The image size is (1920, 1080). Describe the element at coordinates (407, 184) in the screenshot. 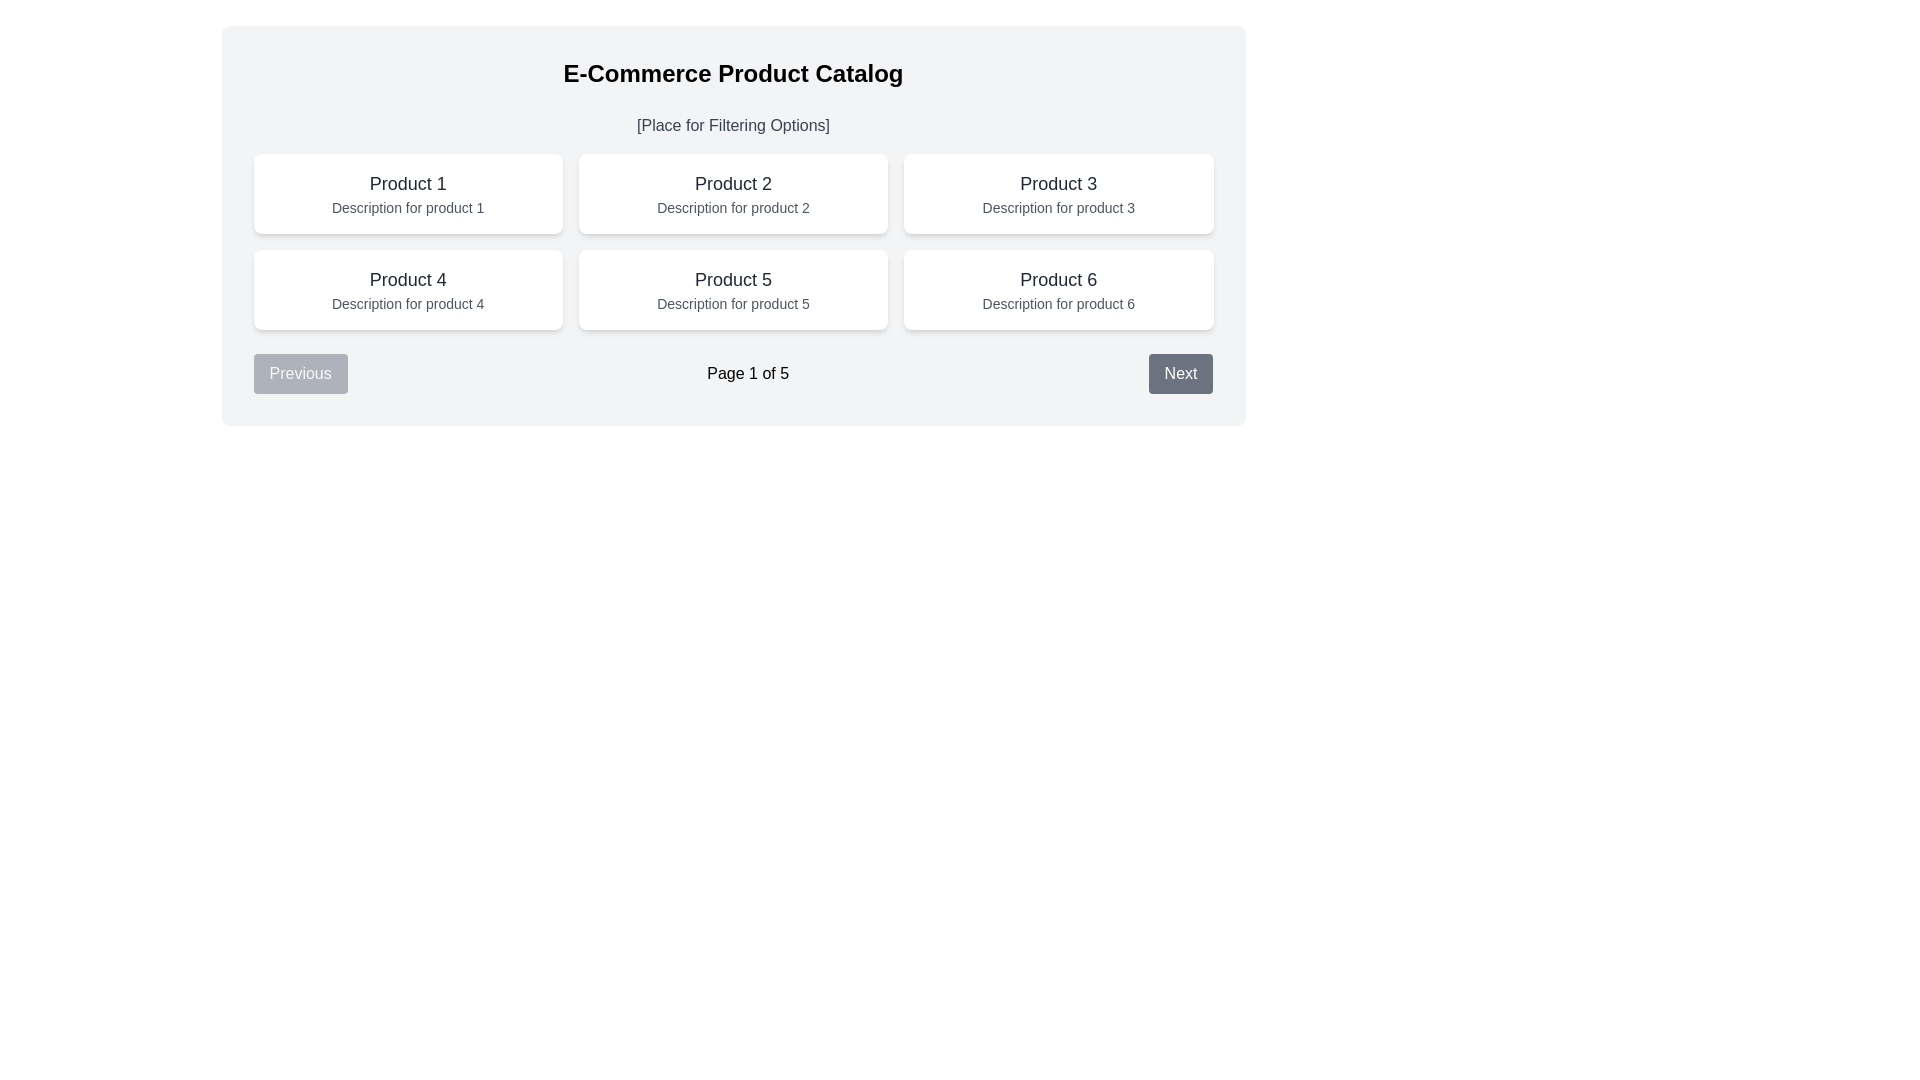

I see `the 'Product 1' text label, which is displayed in a bold font at the top of the first card in the product catalog grid` at that location.